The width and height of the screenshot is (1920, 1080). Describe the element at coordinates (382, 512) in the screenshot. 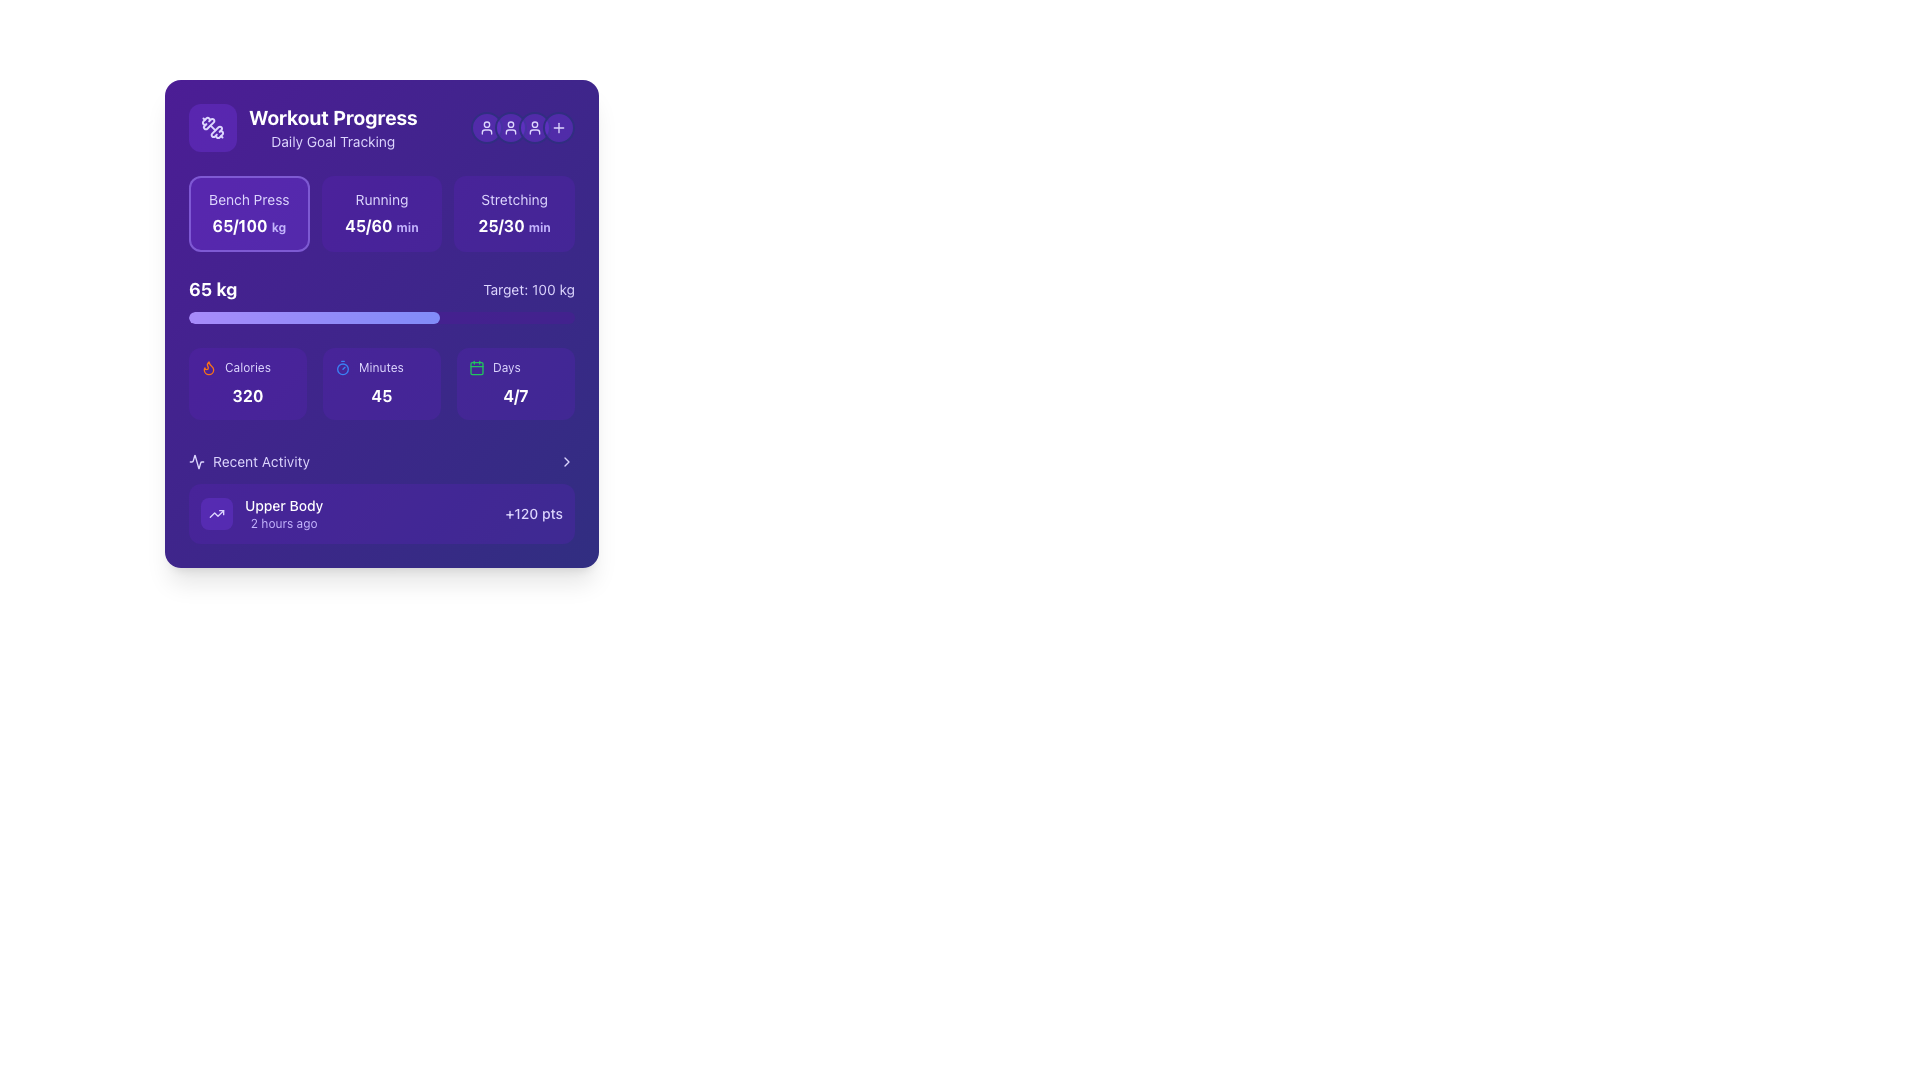

I see `the 'Upper Body' workout activity summary item located in the 'Recent Activity' section of the 'Workout Progress' card to view its details` at that location.